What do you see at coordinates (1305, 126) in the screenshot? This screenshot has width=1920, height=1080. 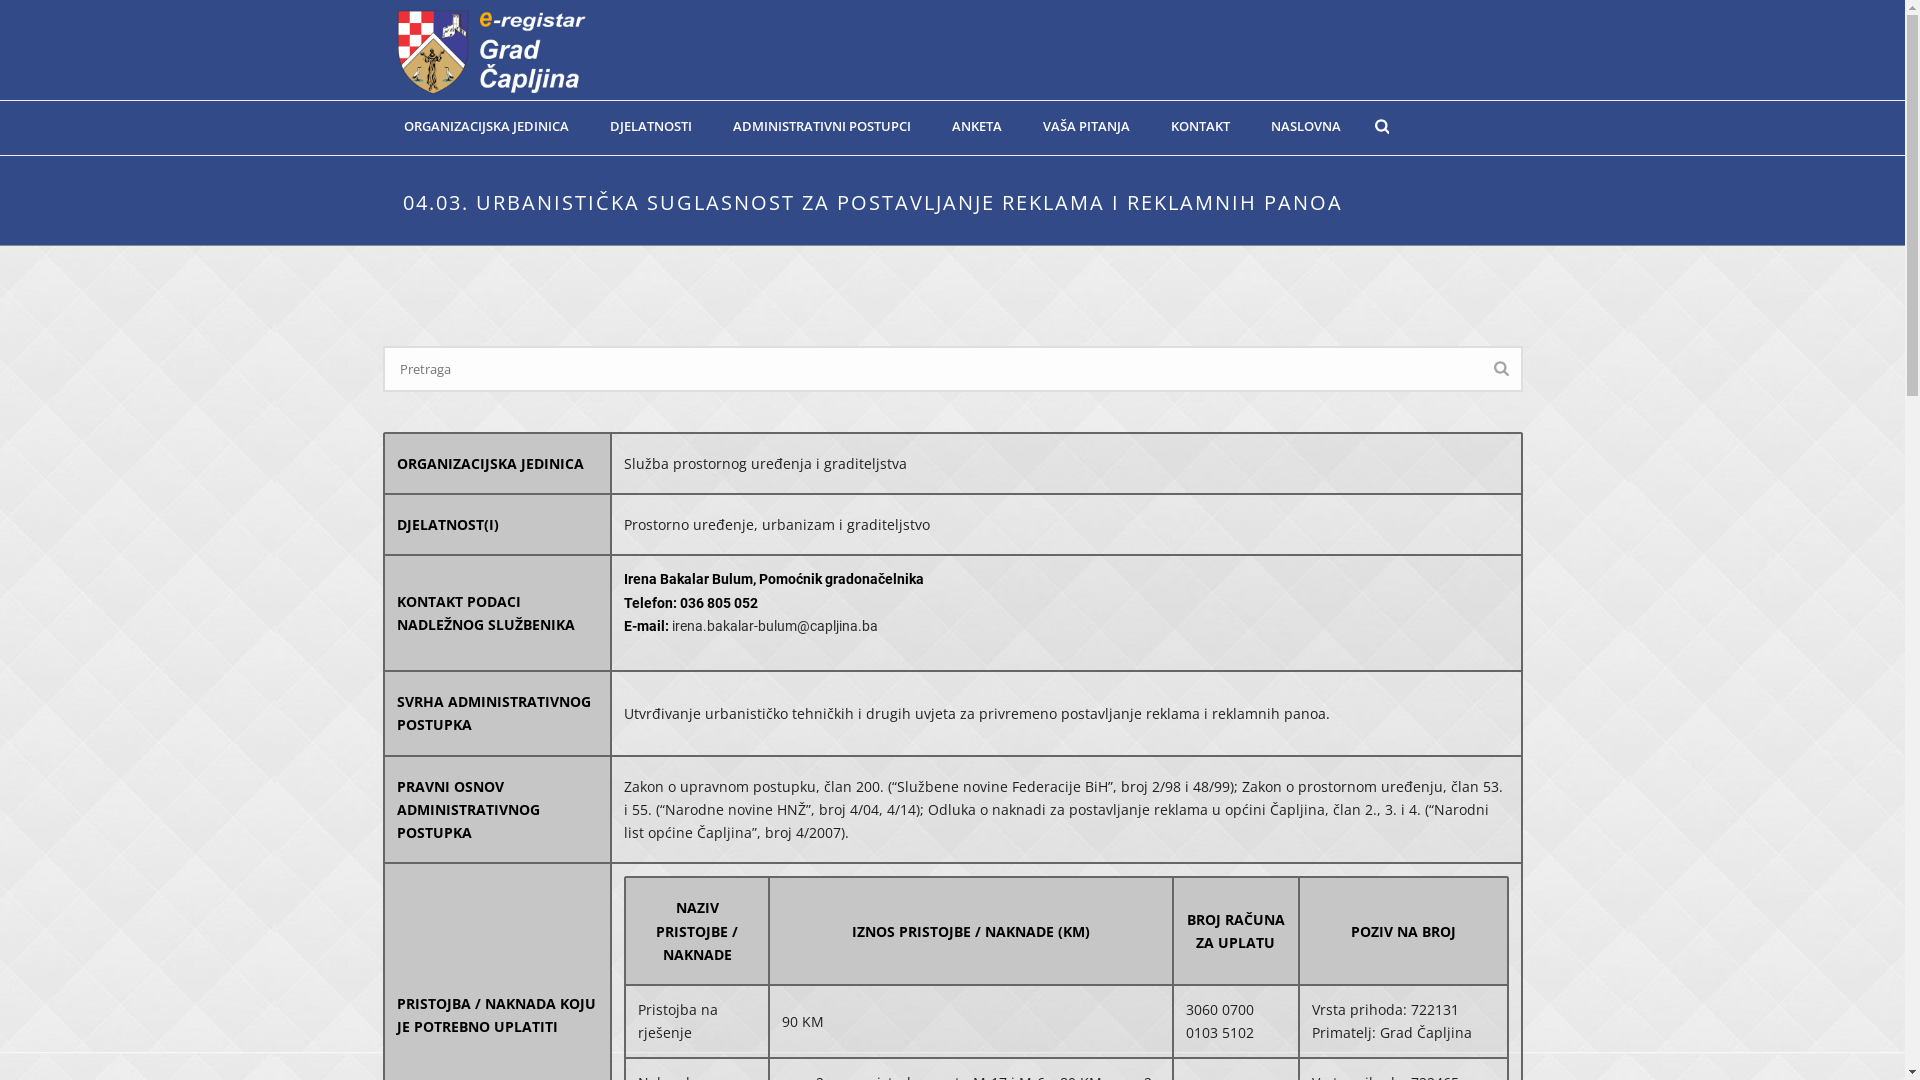 I see `'NASLOVNA'` at bounding box center [1305, 126].